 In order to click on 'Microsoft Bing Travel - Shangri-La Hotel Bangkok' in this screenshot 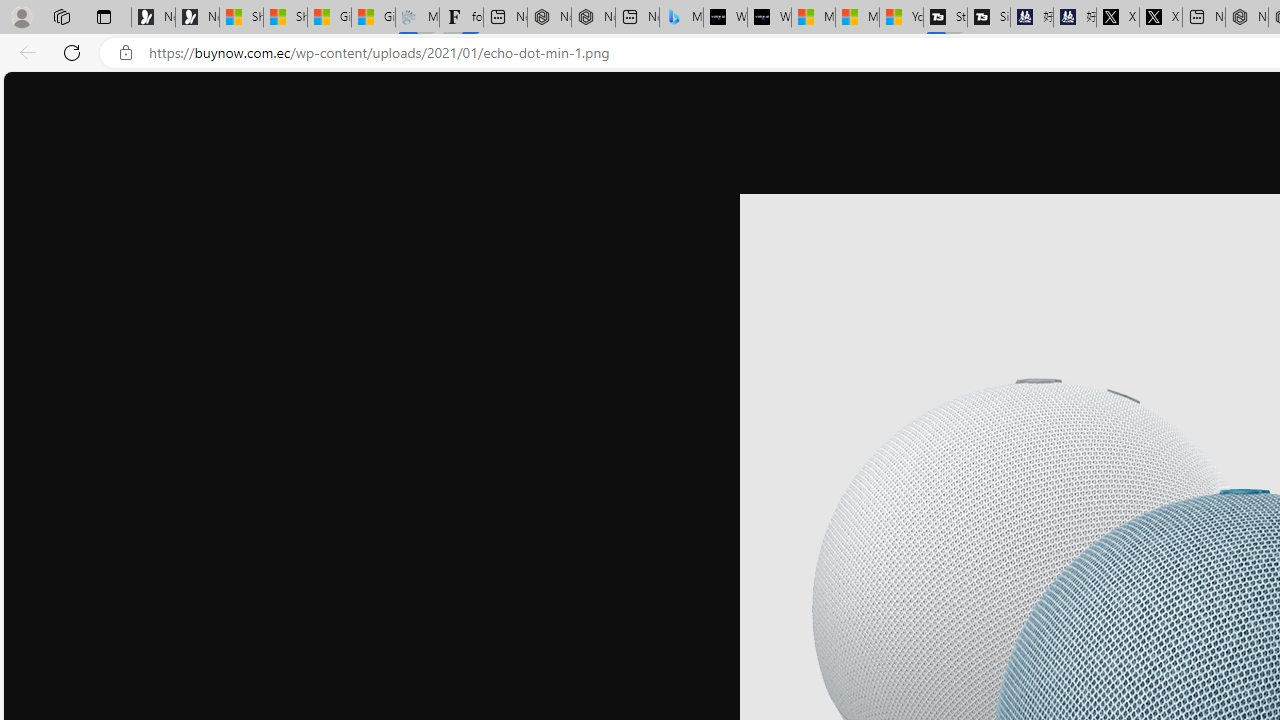, I will do `click(681, 17)`.